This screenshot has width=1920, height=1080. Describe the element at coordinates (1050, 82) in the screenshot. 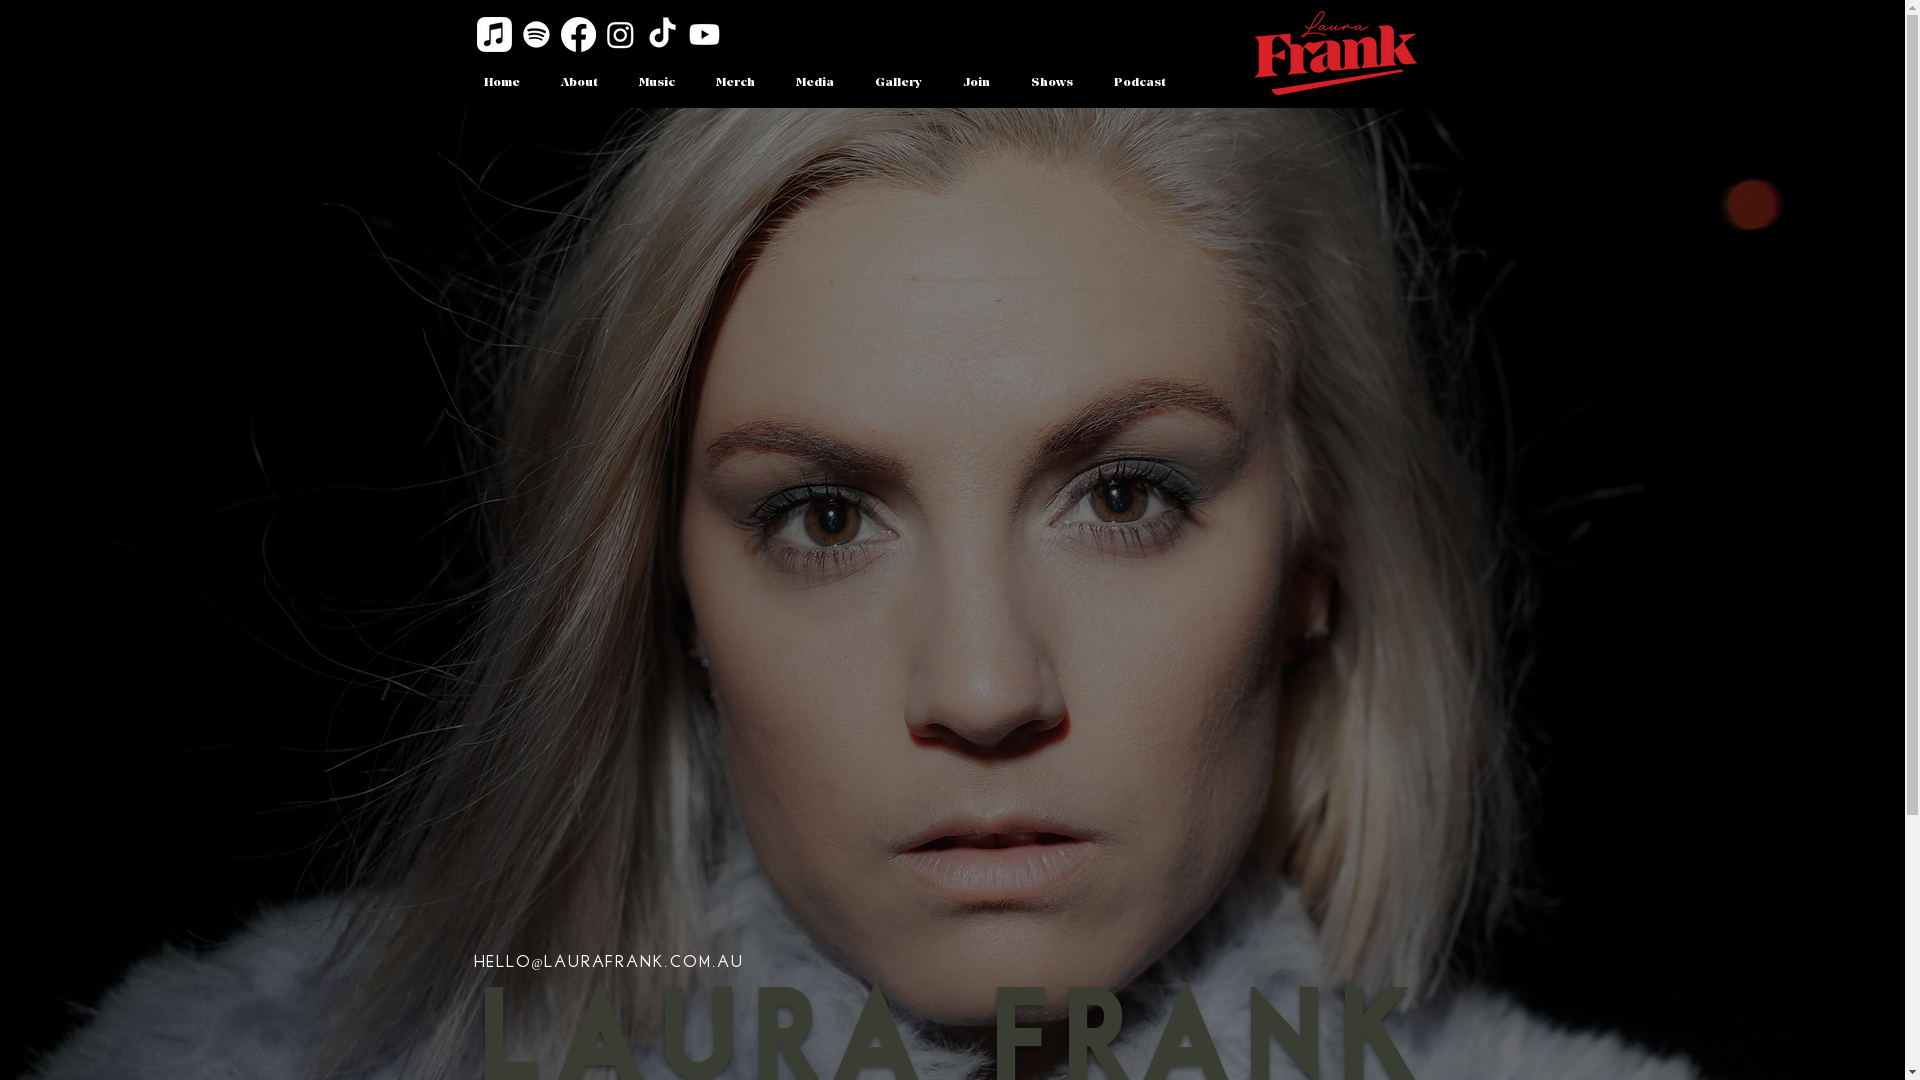

I see `'Shows'` at that location.